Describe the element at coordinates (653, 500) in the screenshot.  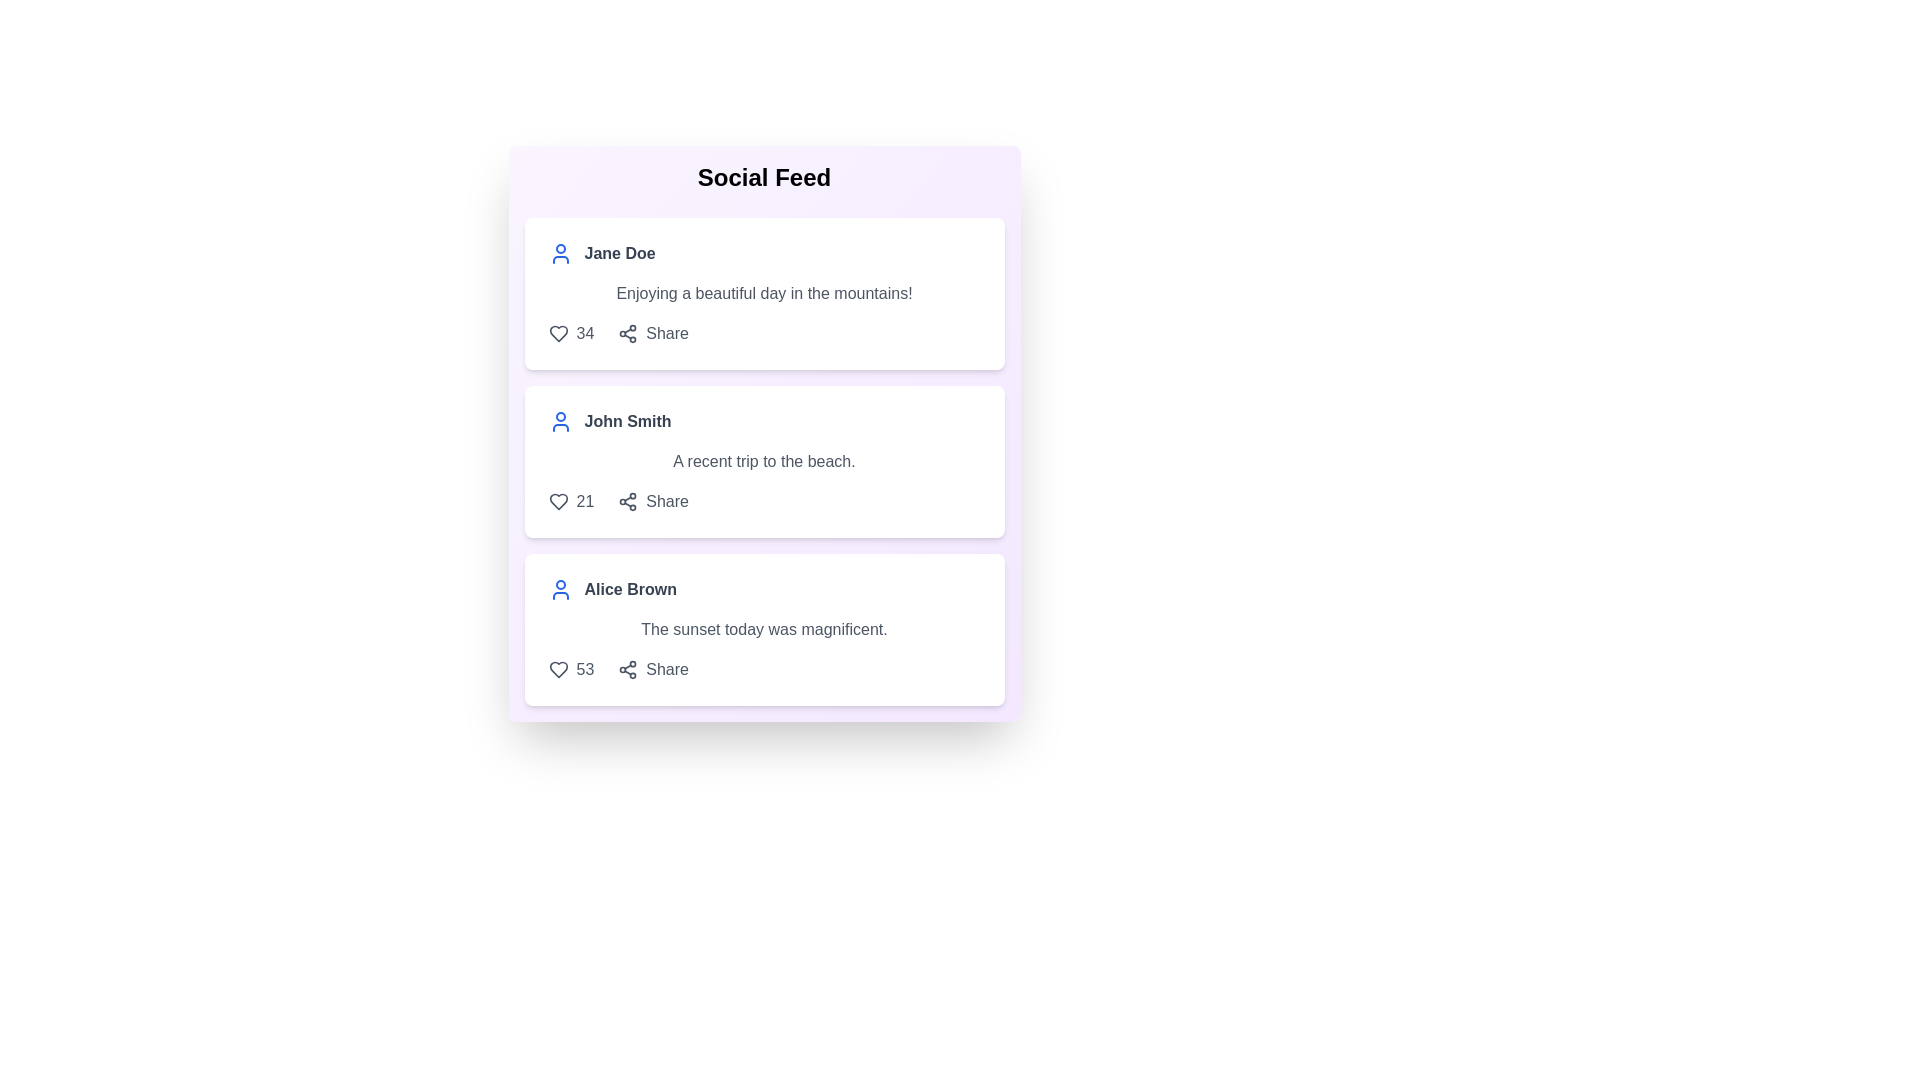
I see `'Share' button for the post authored by John Smith` at that location.